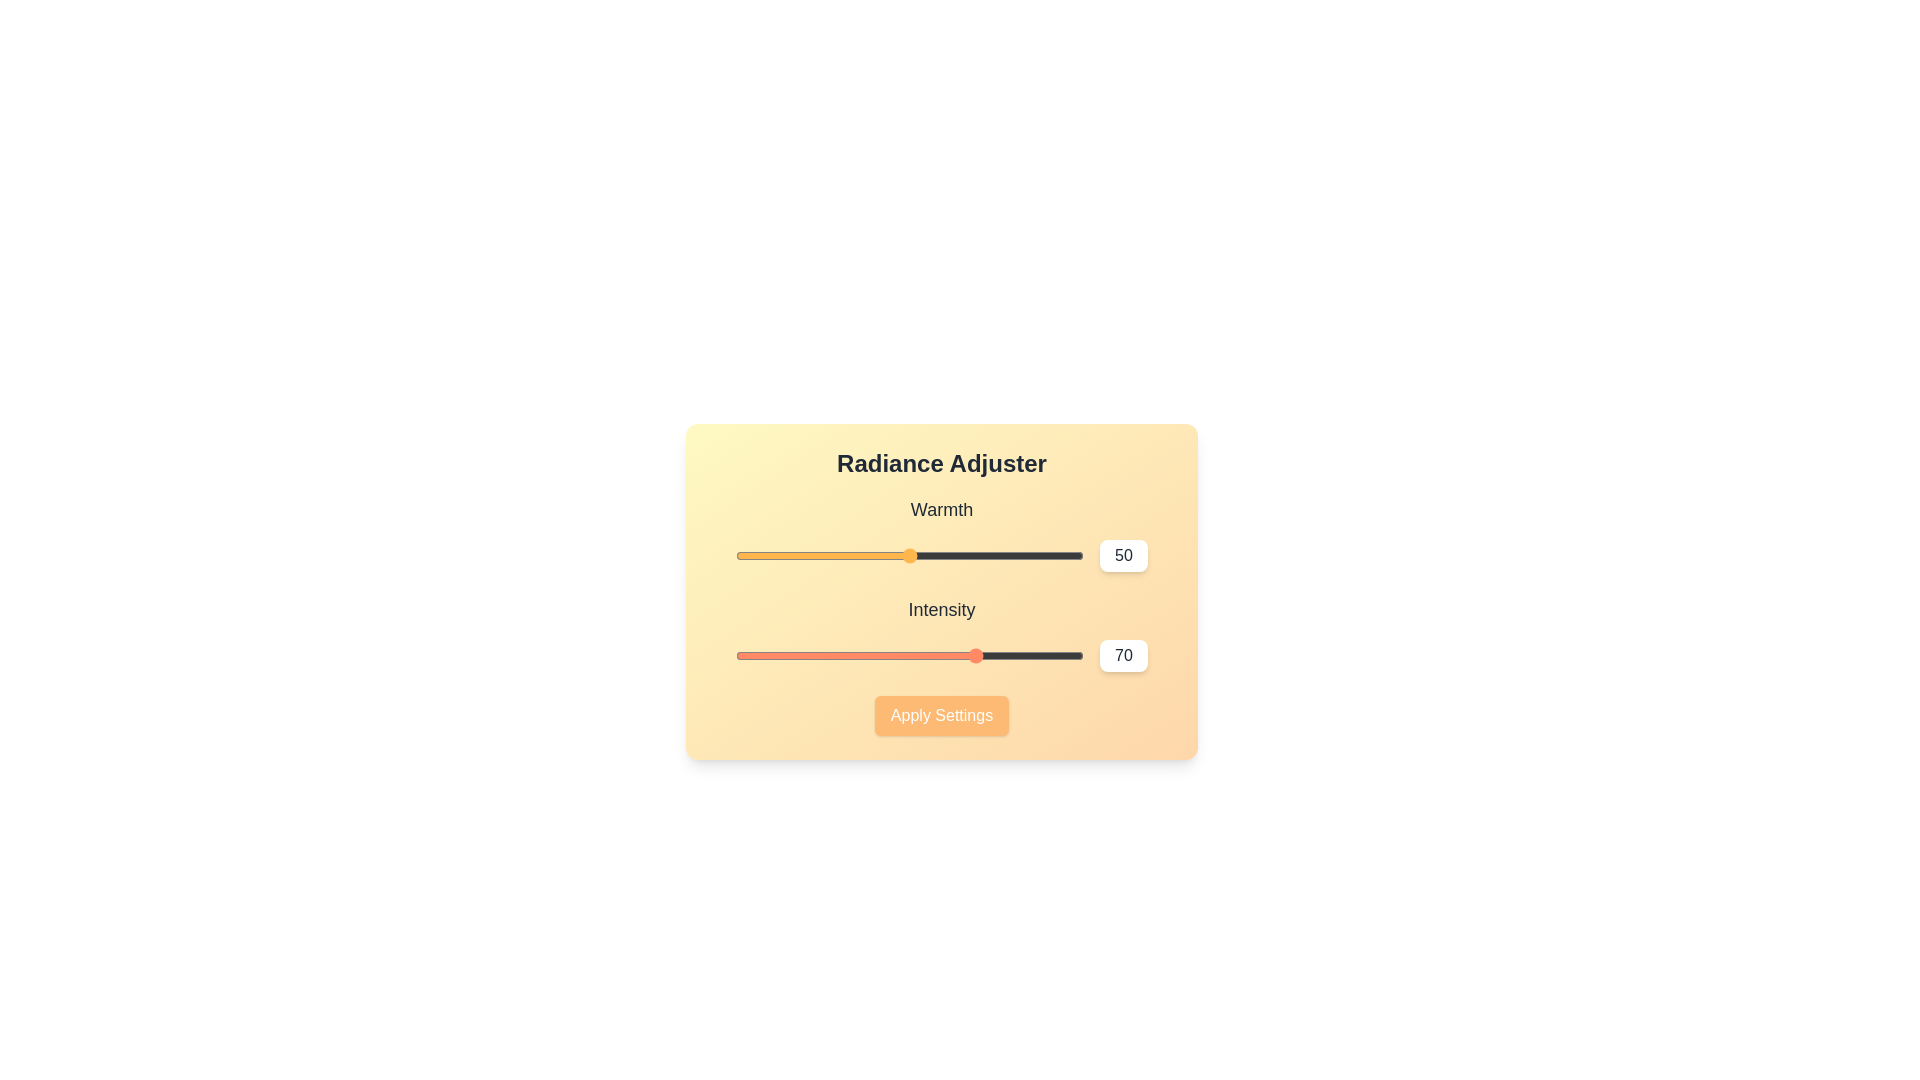 This screenshot has height=1080, width=1920. Describe the element at coordinates (783, 655) in the screenshot. I see `the 'Intensity' slider to 14 value` at that location.